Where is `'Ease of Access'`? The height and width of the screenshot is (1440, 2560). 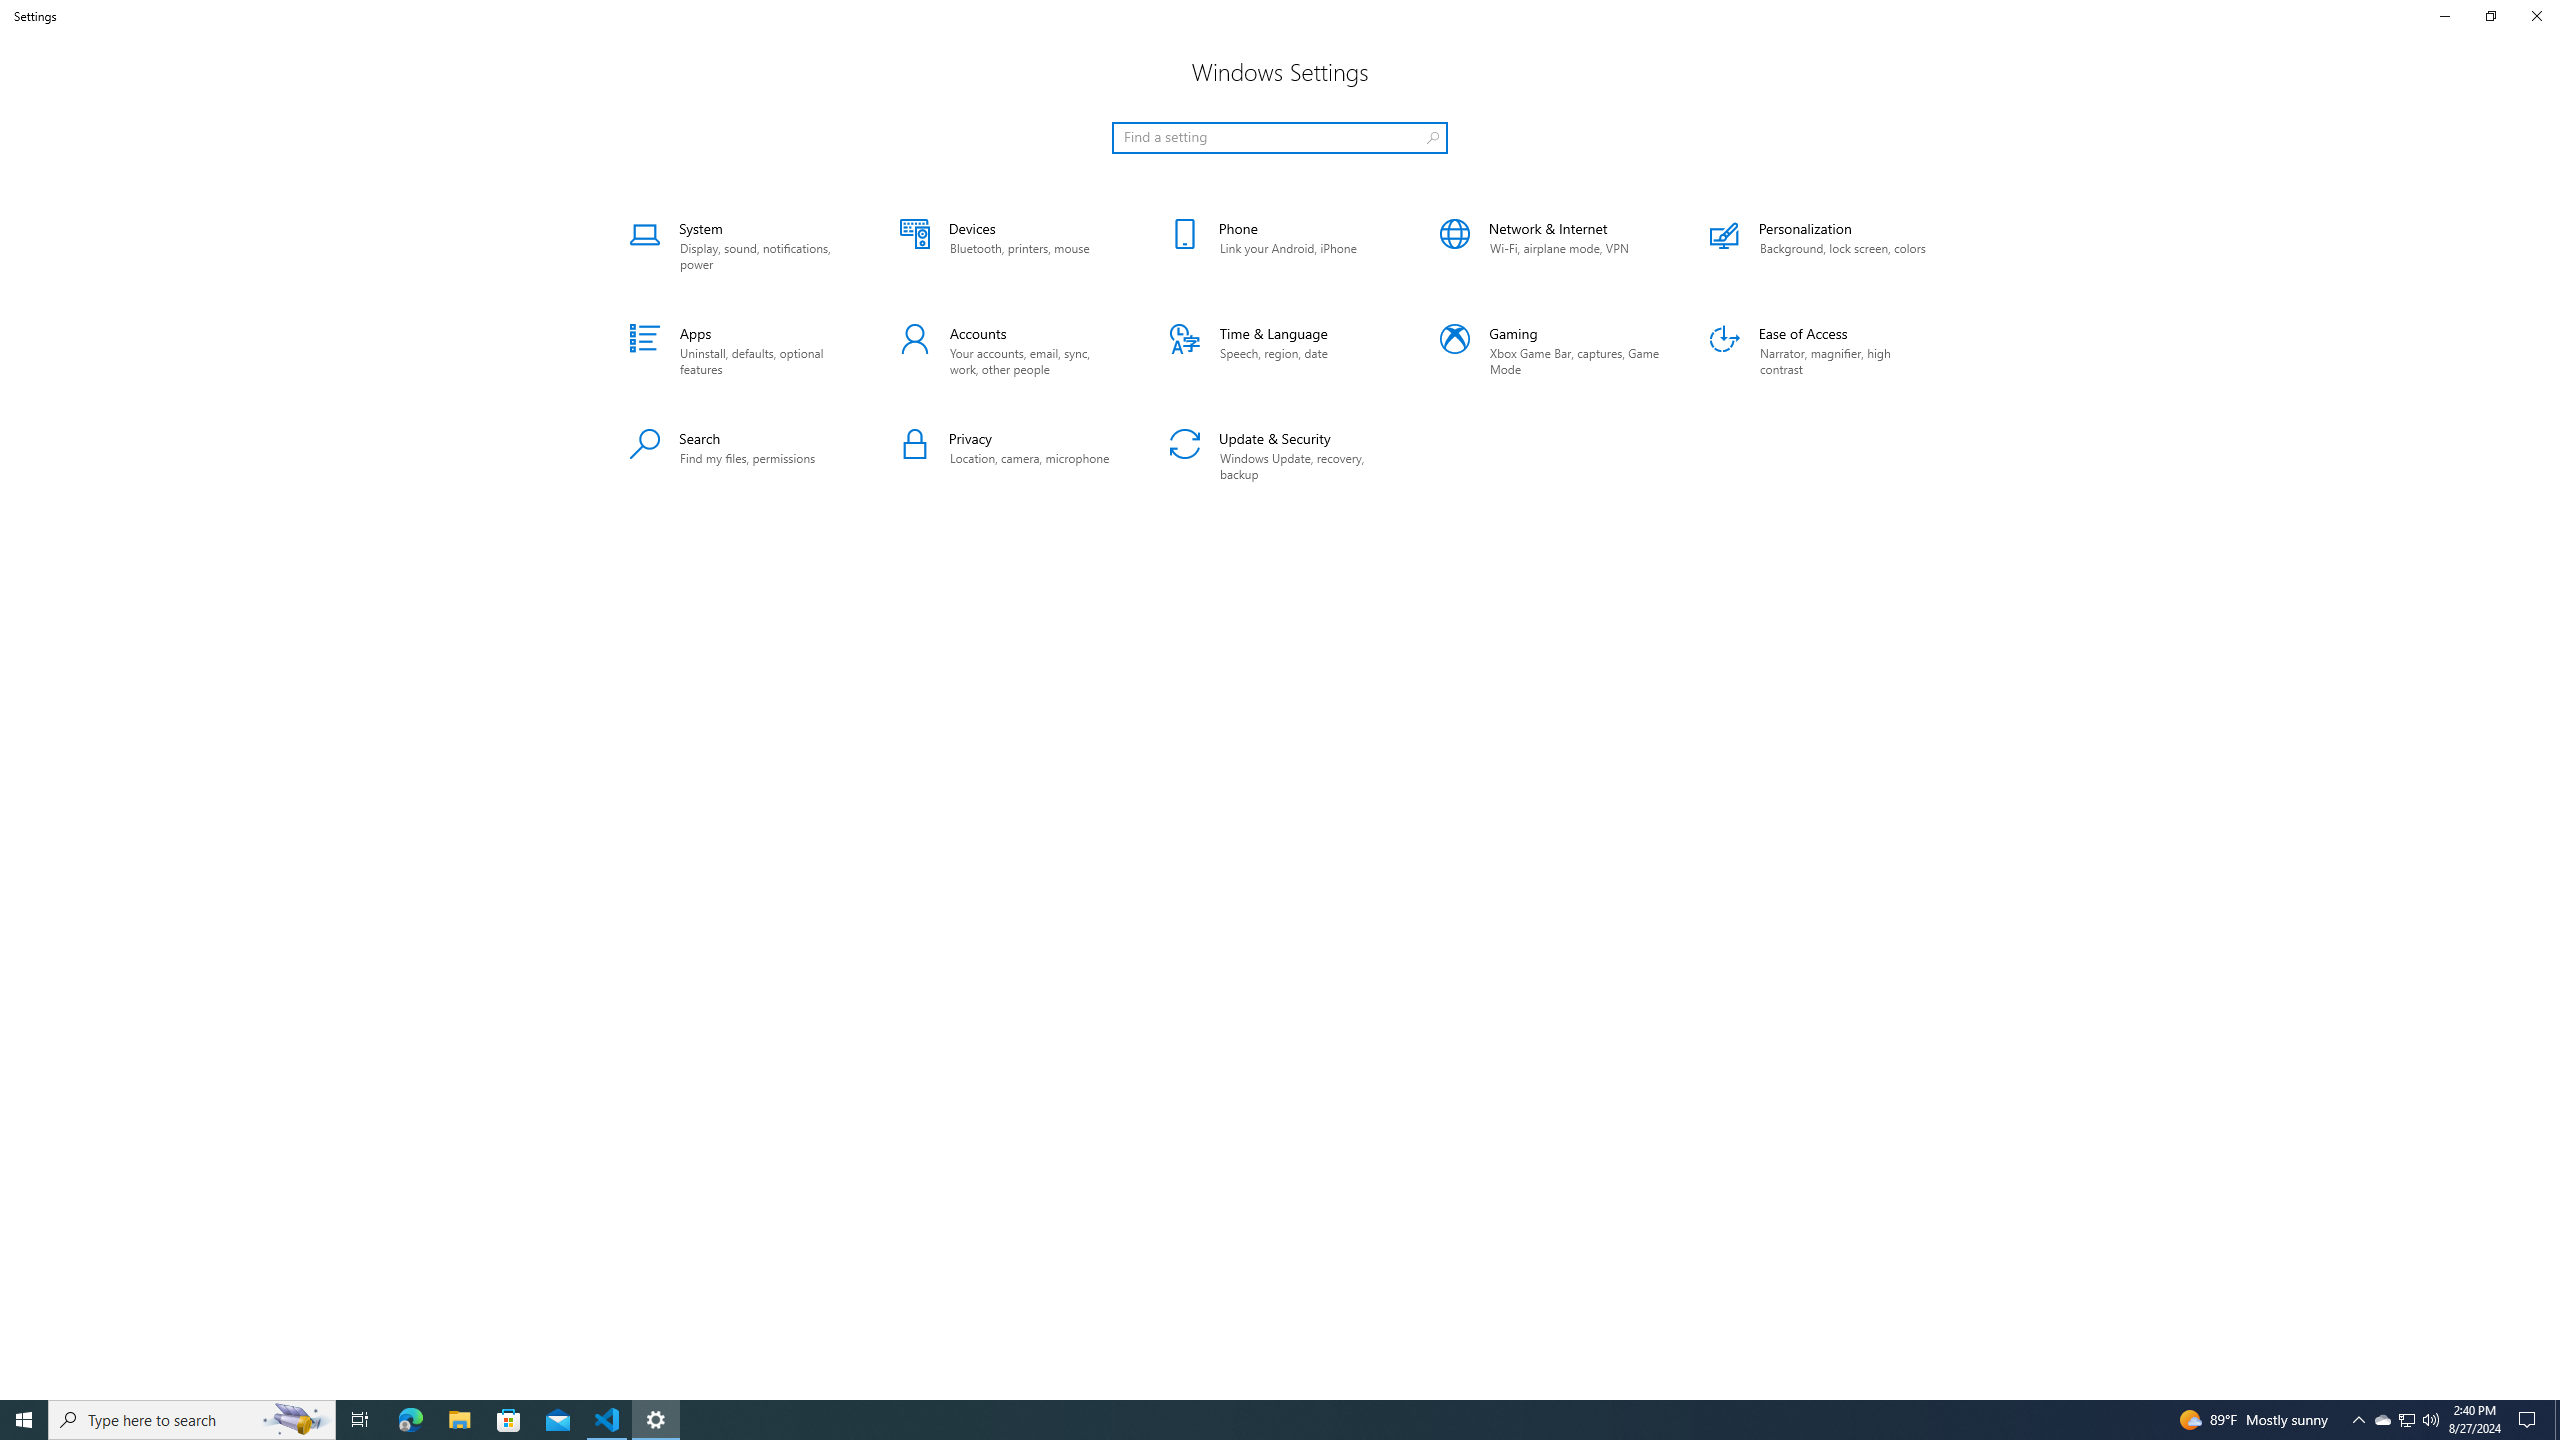 'Ease of Access' is located at coordinates (1819, 352).